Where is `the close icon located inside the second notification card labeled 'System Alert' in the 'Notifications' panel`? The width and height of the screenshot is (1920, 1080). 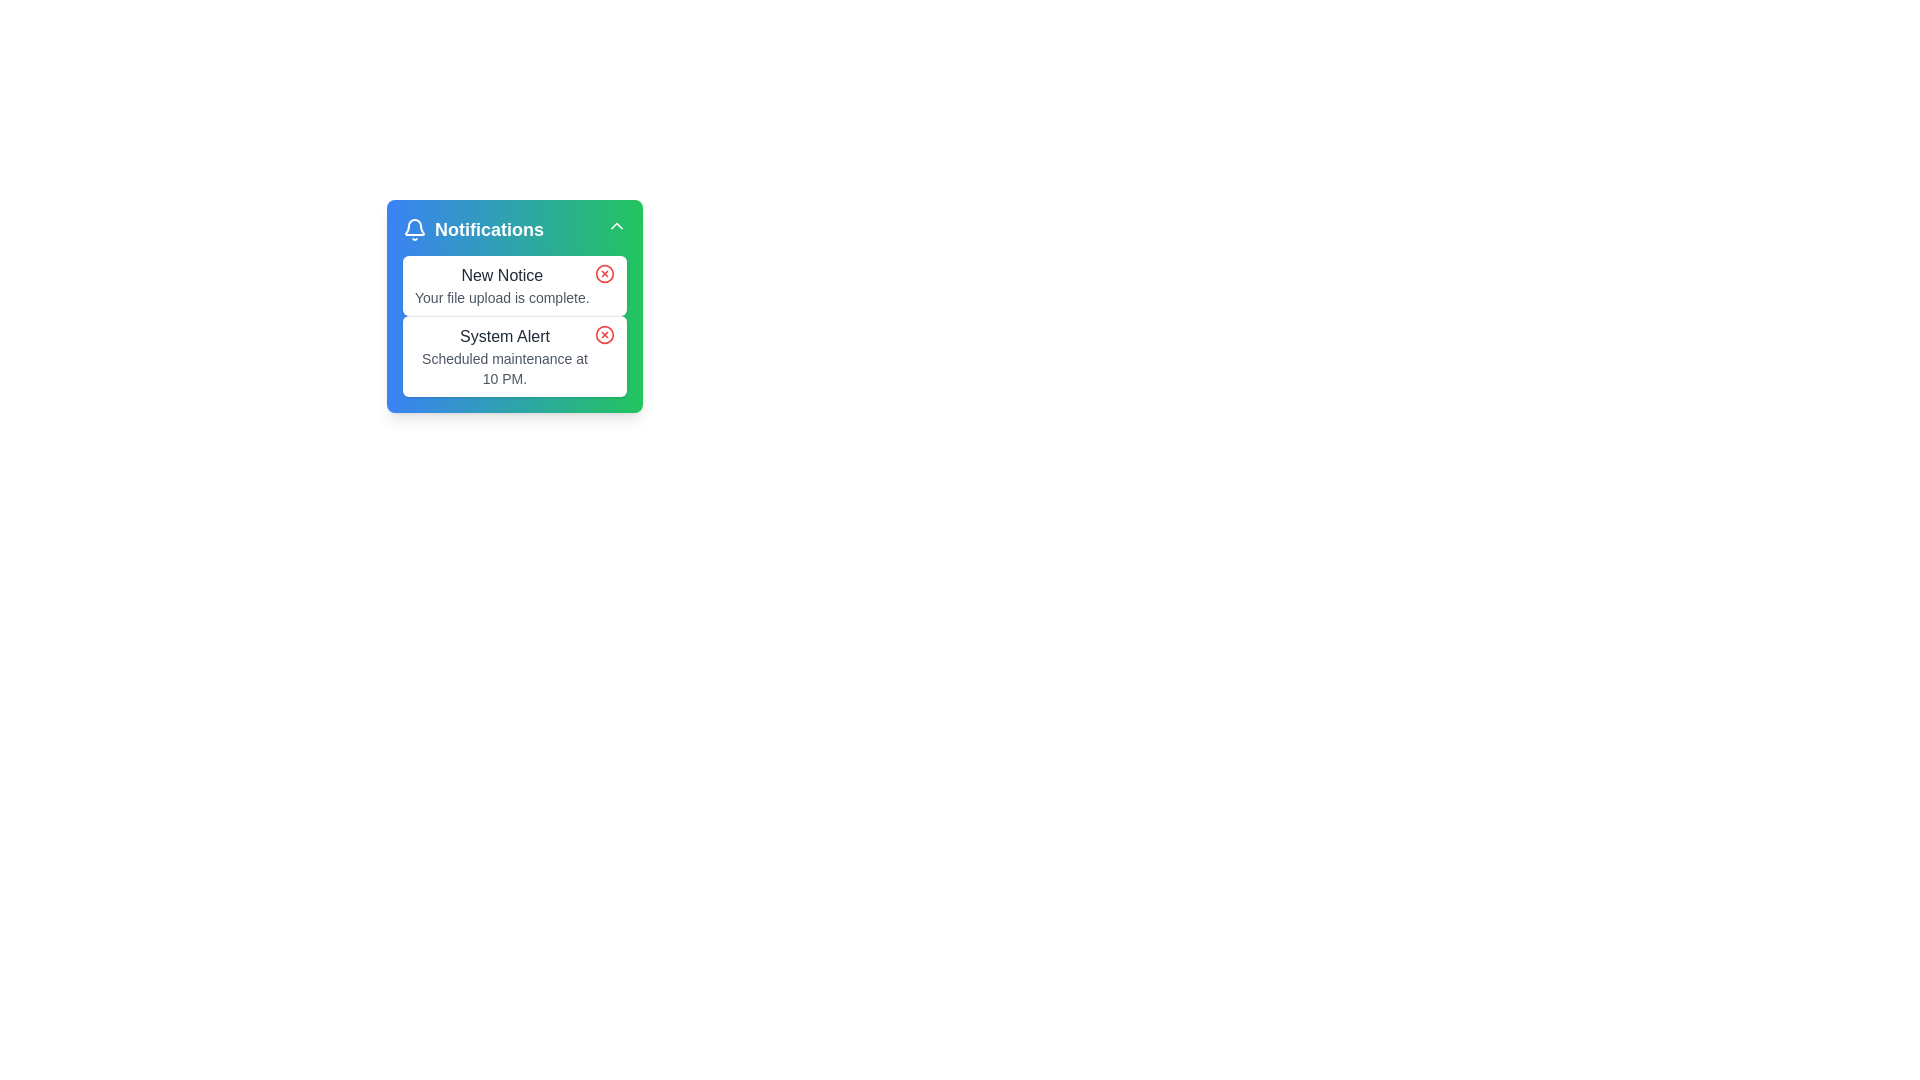
the close icon located inside the second notification card labeled 'System Alert' in the 'Notifications' panel is located at coordinates (603, 334).